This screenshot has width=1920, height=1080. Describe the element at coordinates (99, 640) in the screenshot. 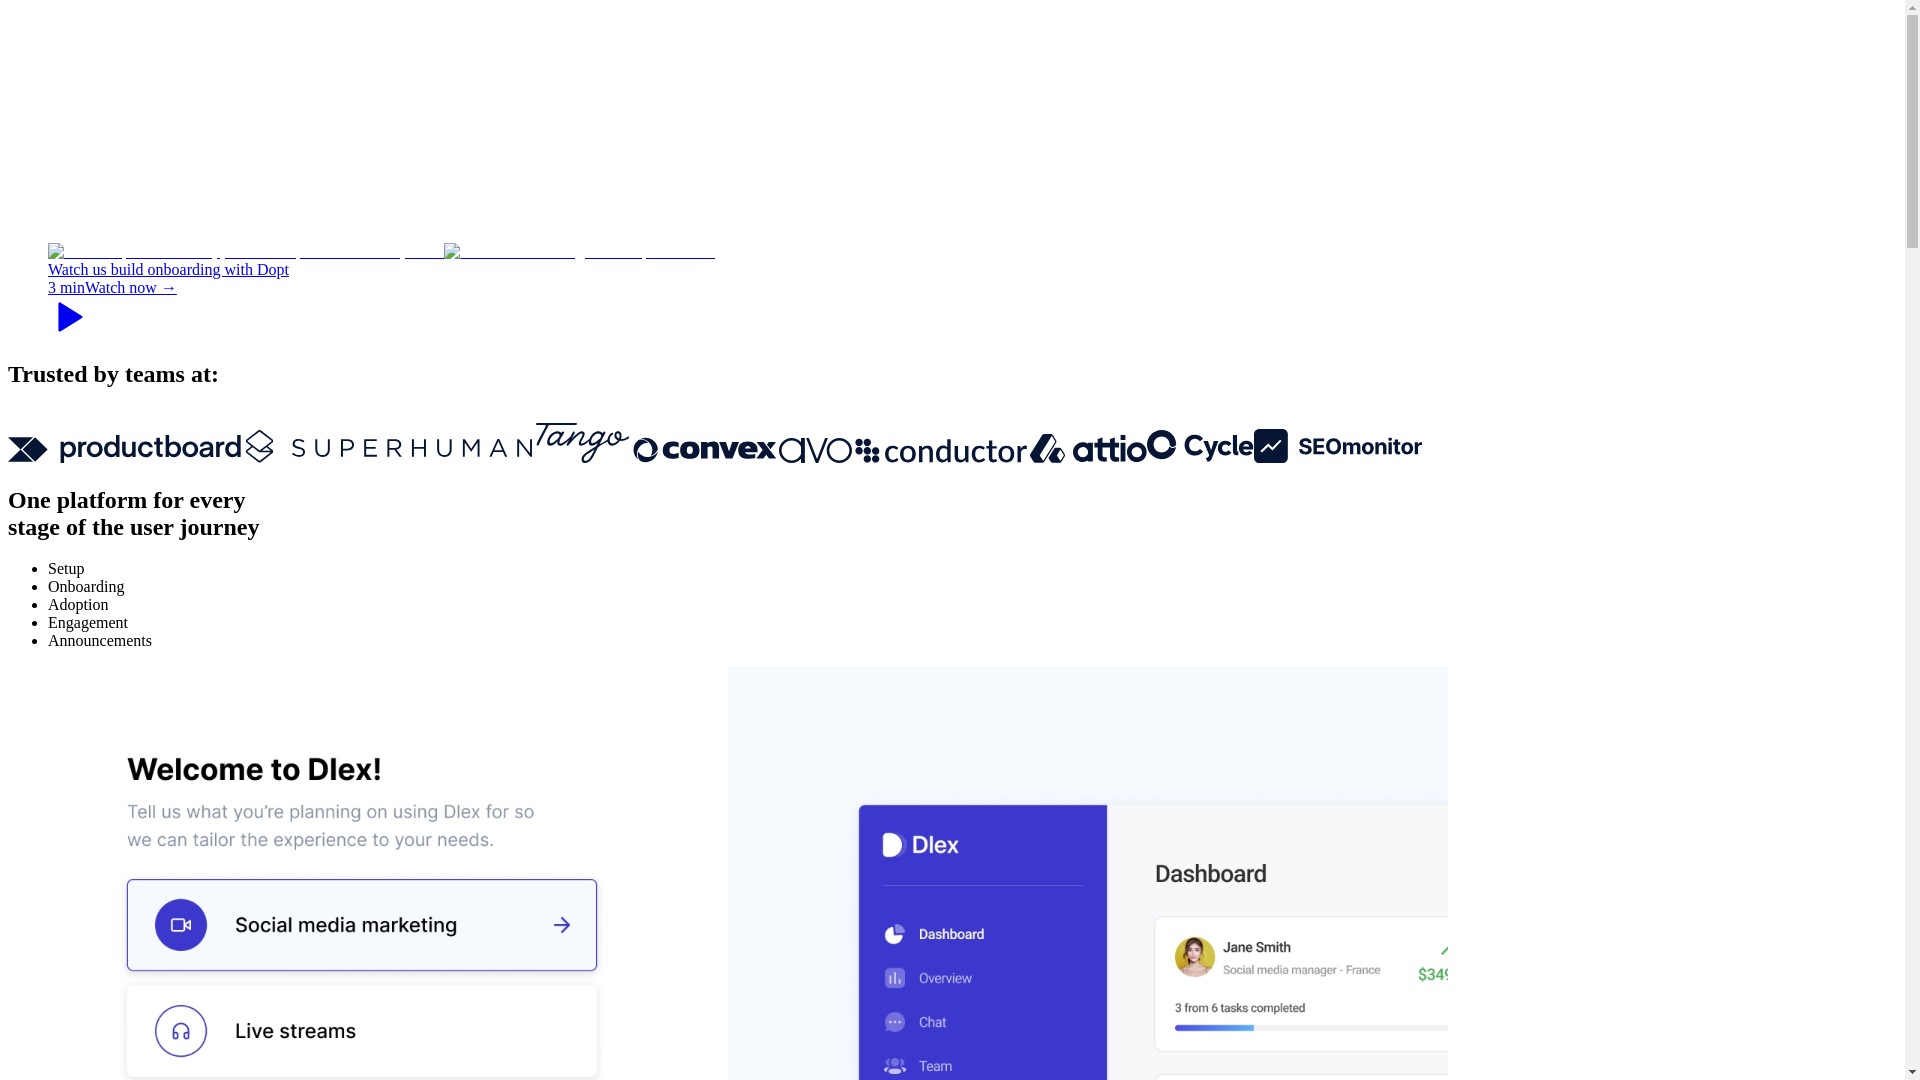

I see `'Announcements'` at that location.